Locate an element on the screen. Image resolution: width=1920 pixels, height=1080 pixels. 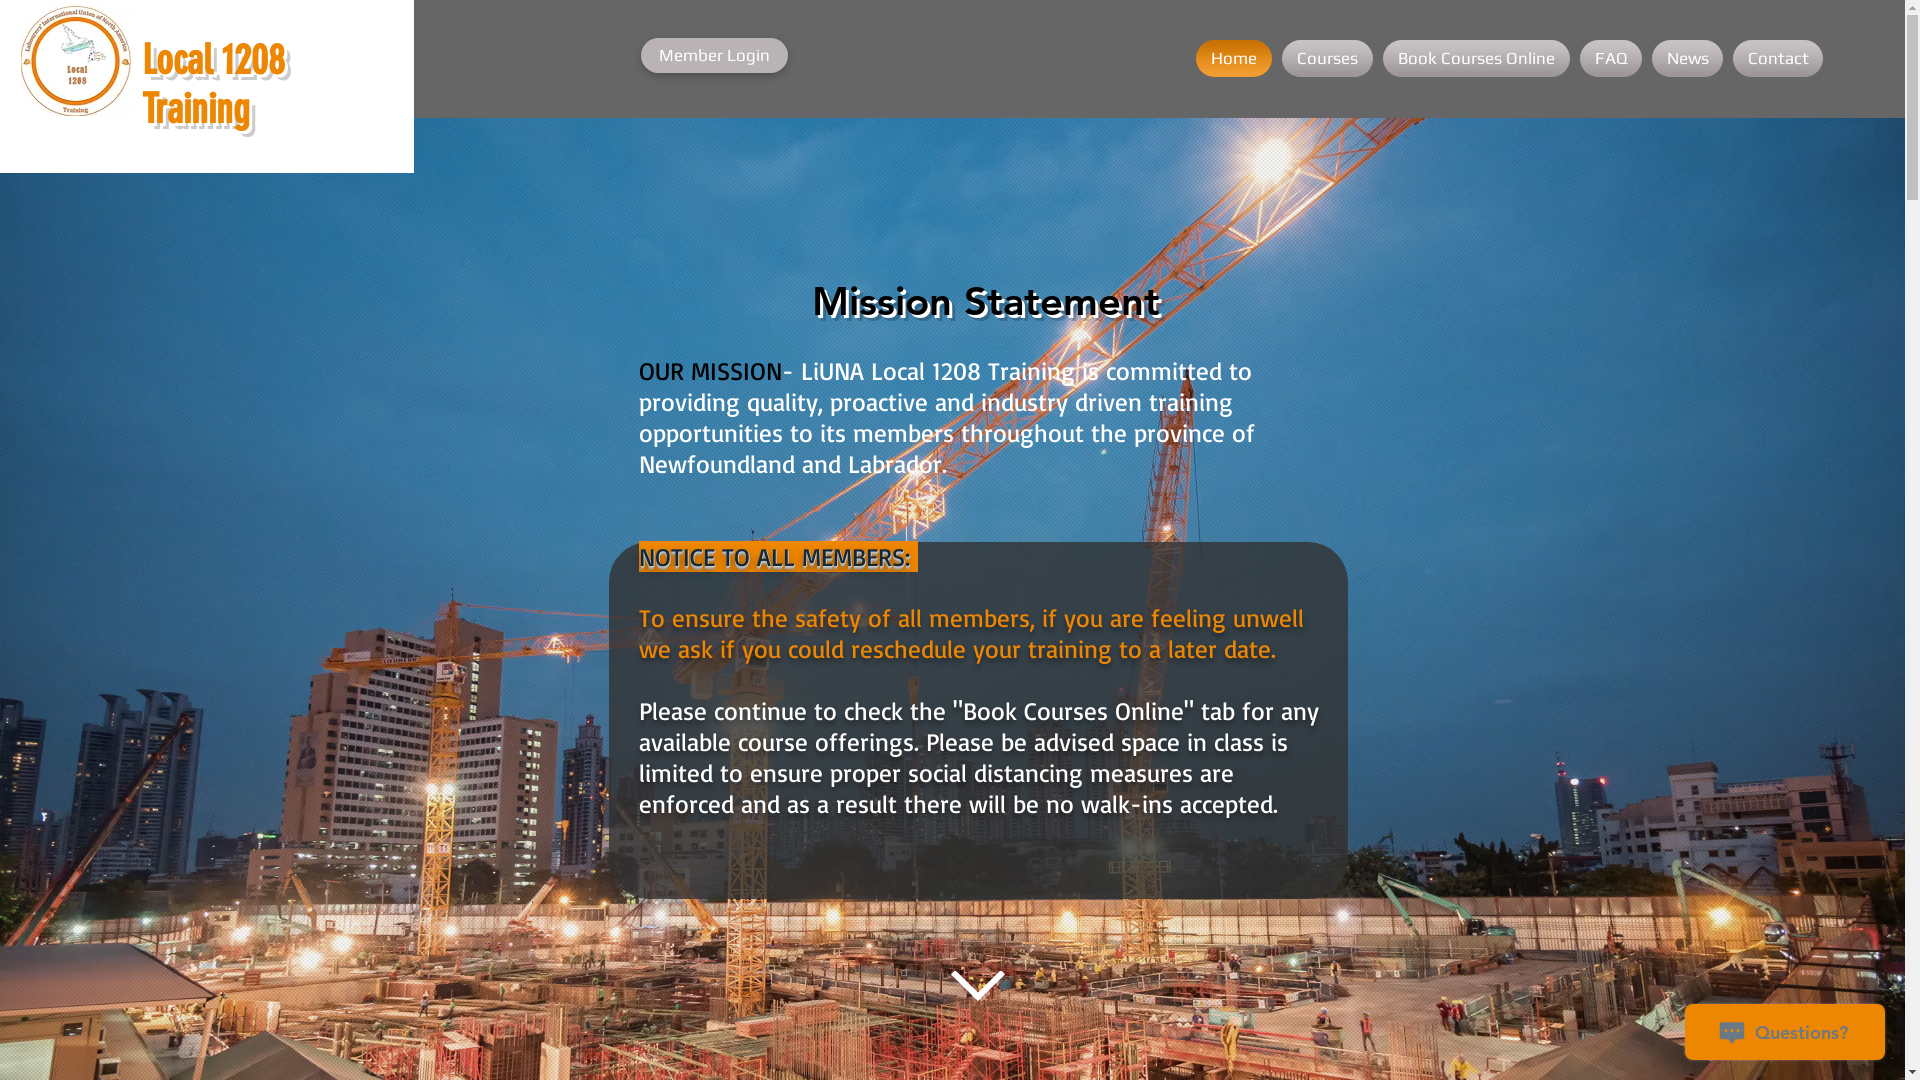
'Contact' is located at coordinates (1775, 57).